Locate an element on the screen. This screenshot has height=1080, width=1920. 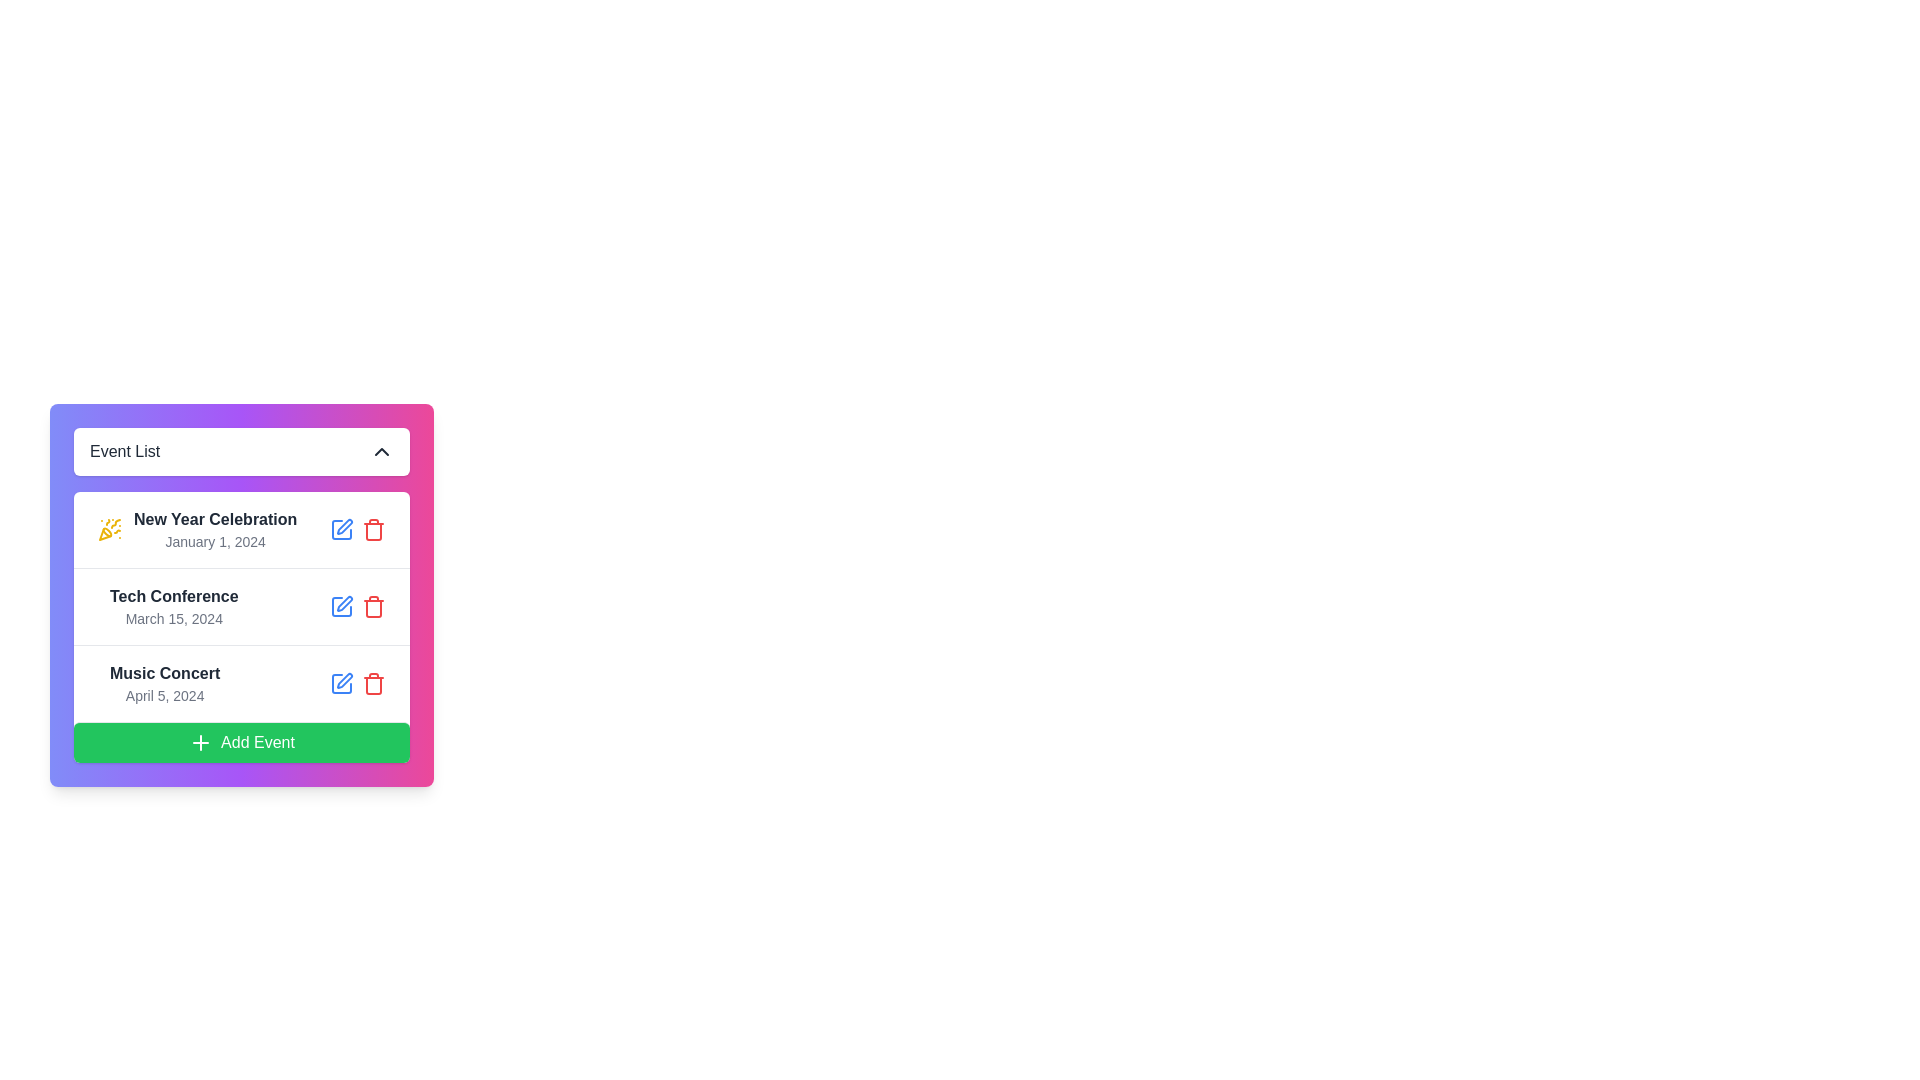
the colorful confetti and party popper icon located at the top-left corner of the 'New Year Celebration' entry in the events list is located at coordinates (109, 528).